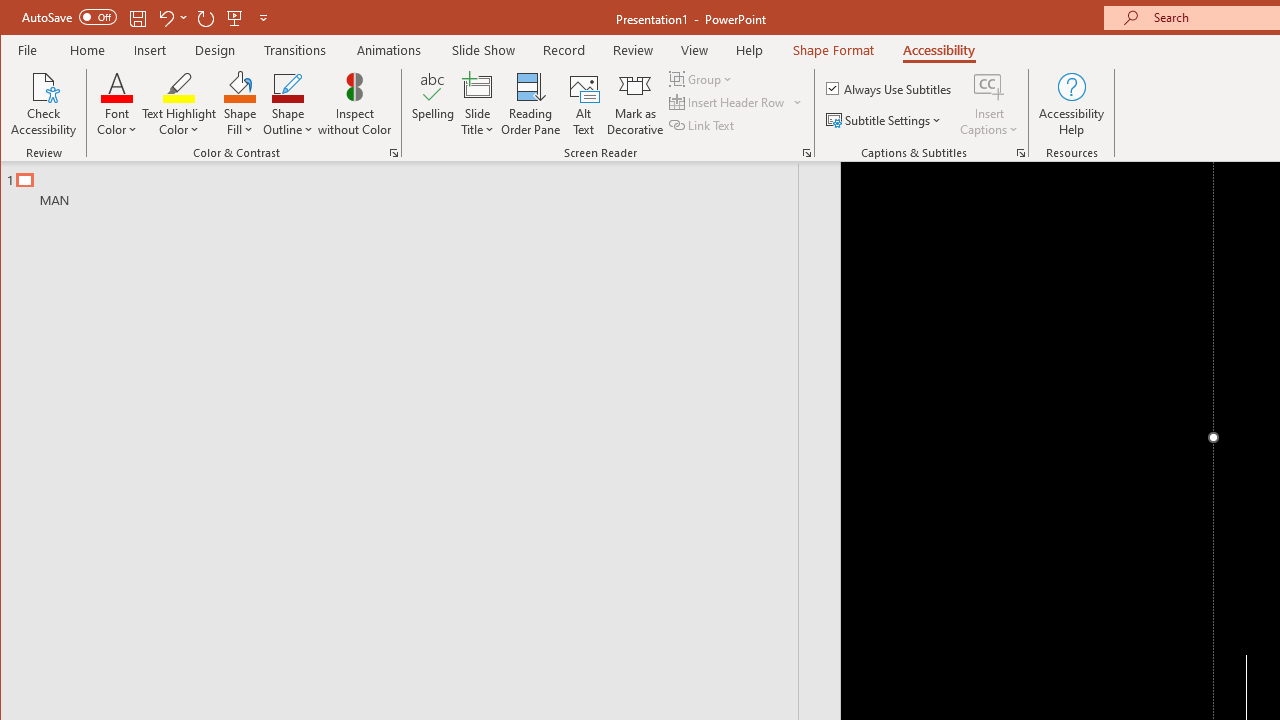 This screenshot has height=720, width=1280. I want to click on 'Link Text', so click(703, 125).